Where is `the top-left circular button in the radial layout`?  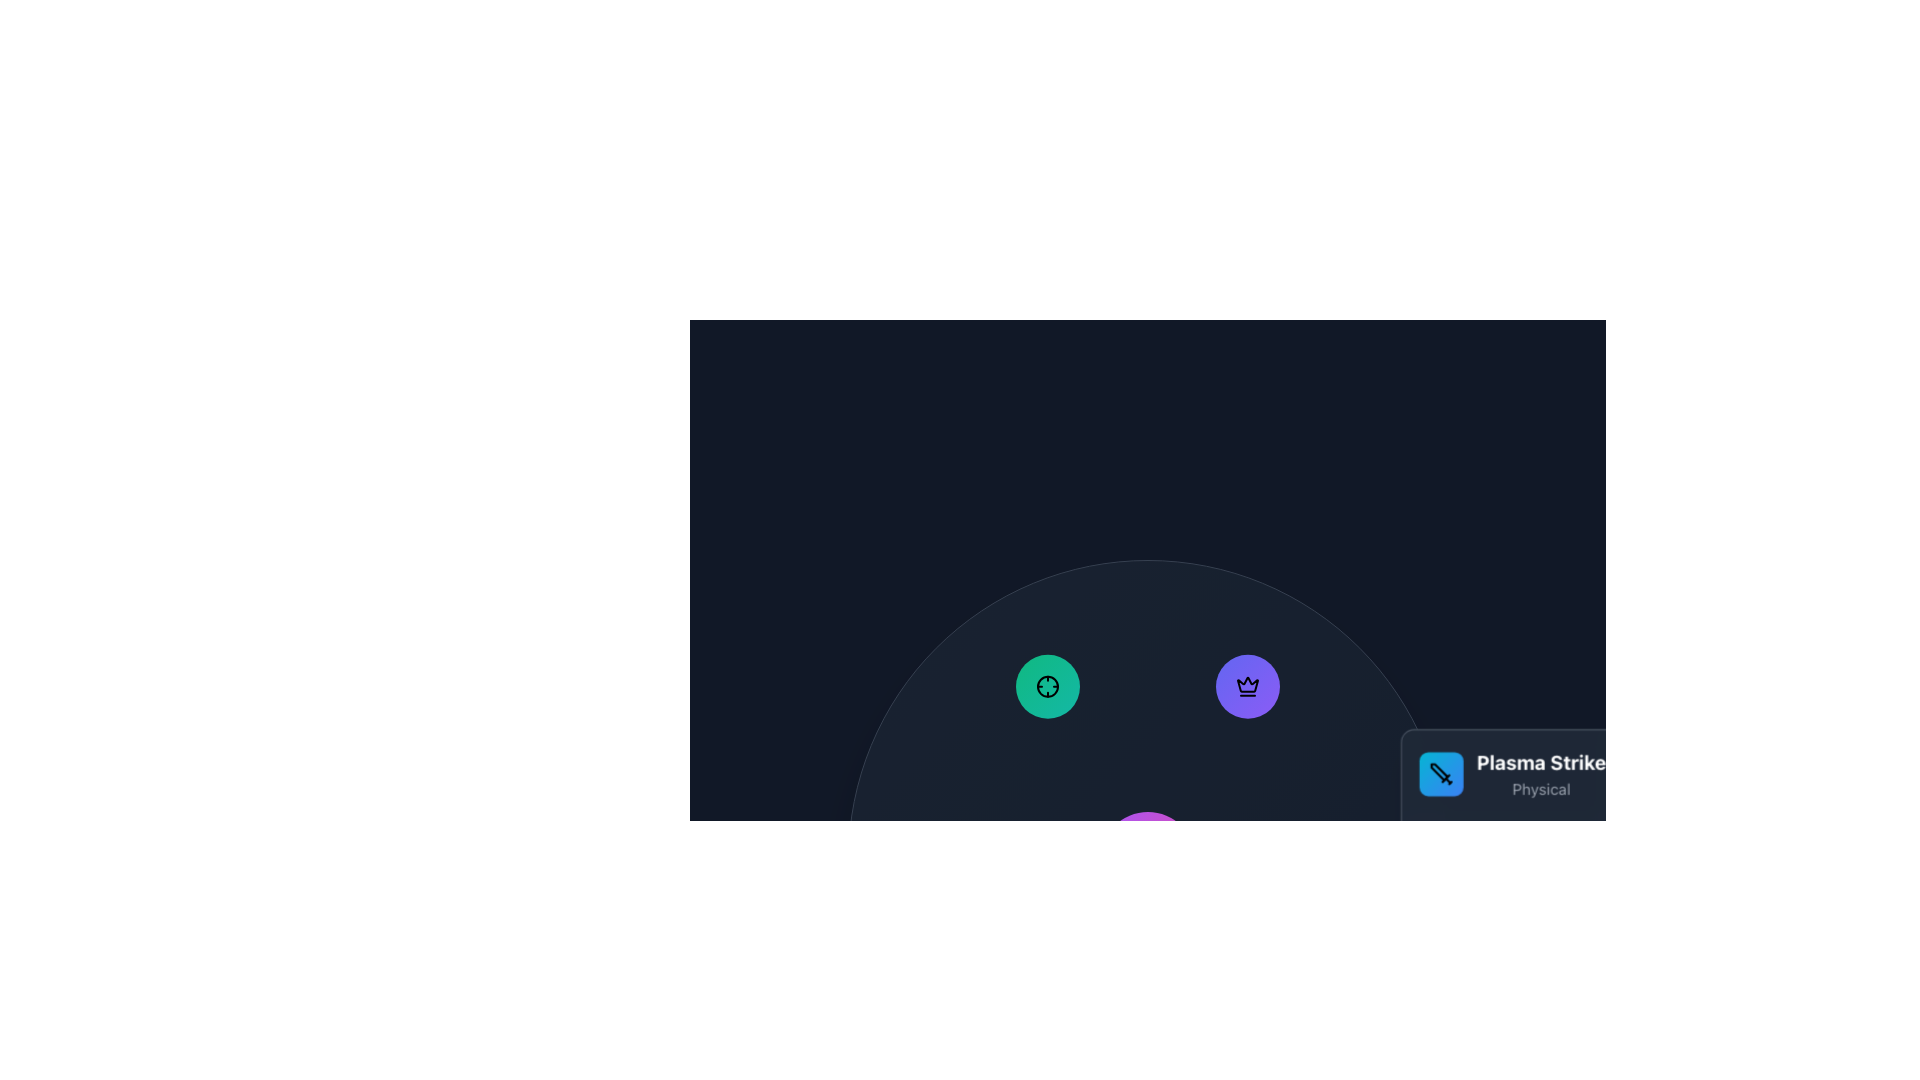
the top-left circular button in the radial layout is located at coordinates (1046, 685).